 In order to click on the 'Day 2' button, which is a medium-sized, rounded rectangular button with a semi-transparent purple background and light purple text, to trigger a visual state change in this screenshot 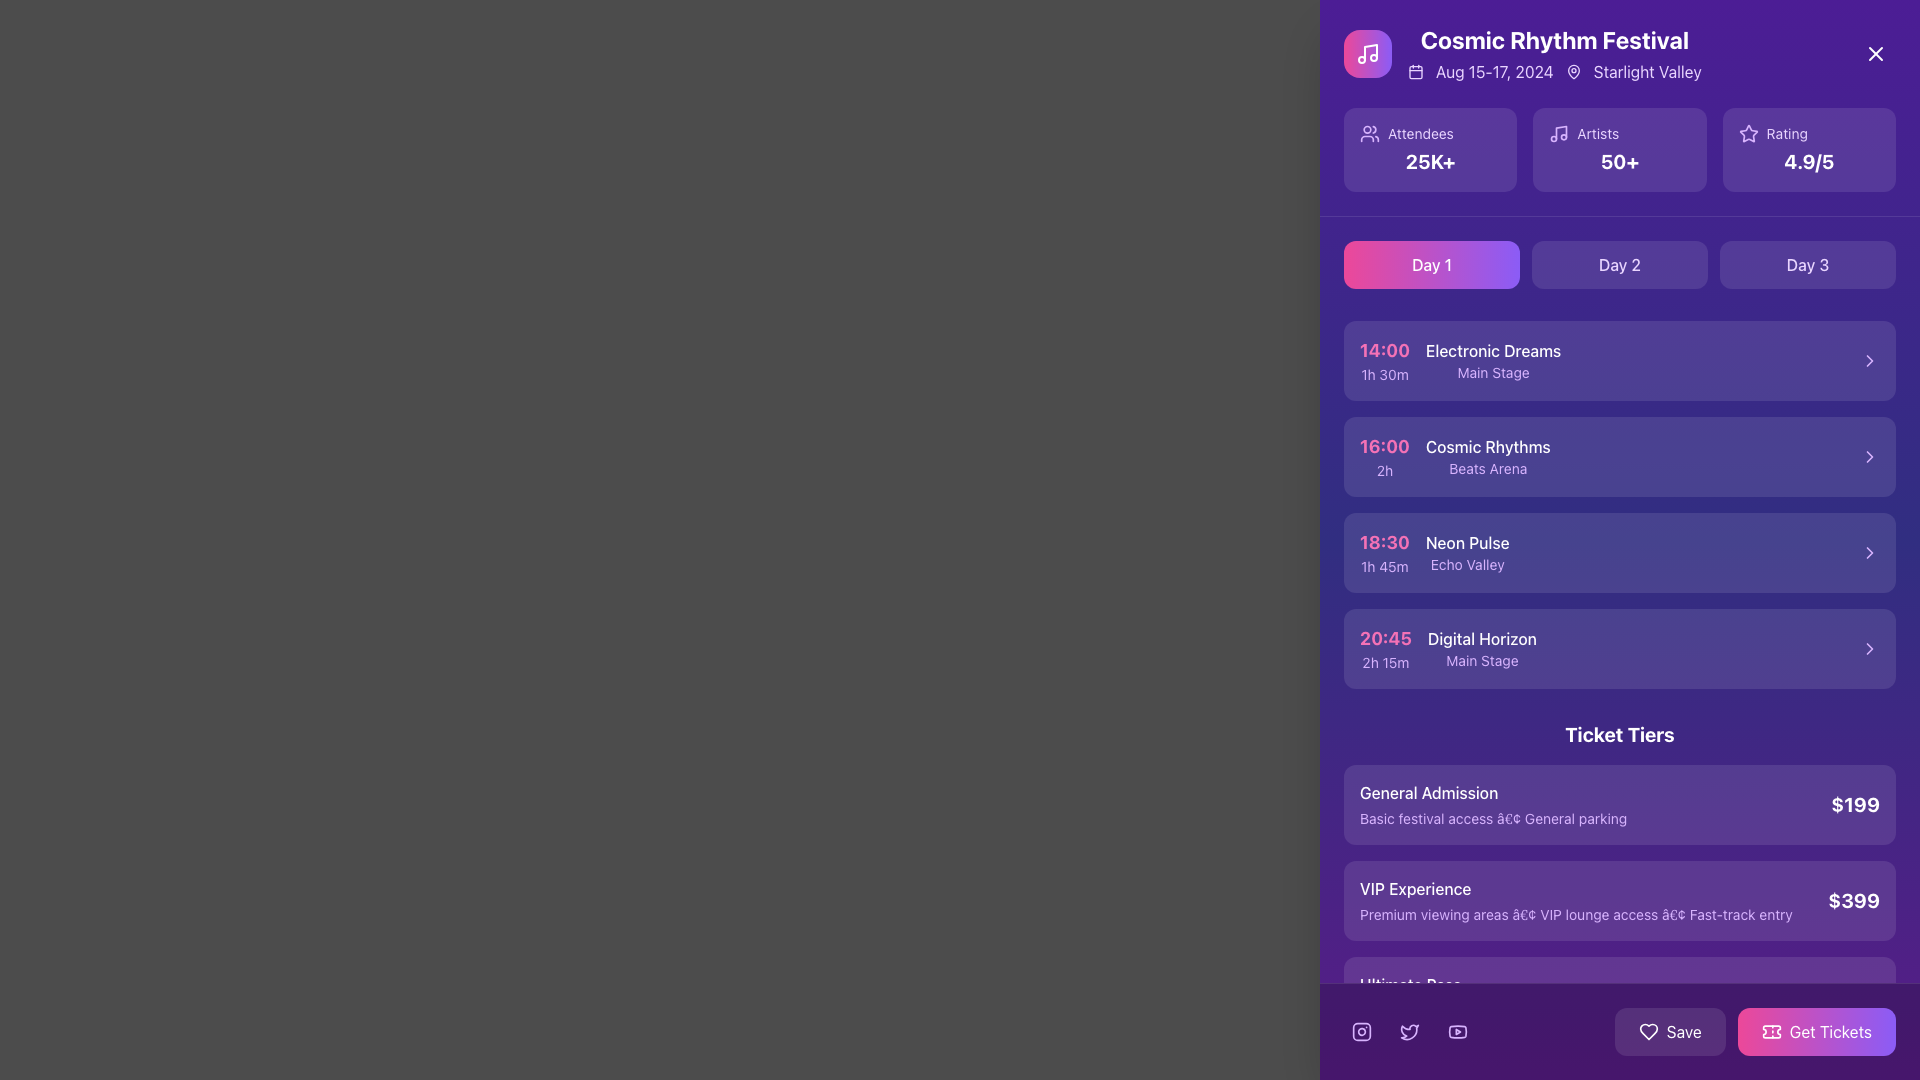, I will do `click(1620, 264)`.